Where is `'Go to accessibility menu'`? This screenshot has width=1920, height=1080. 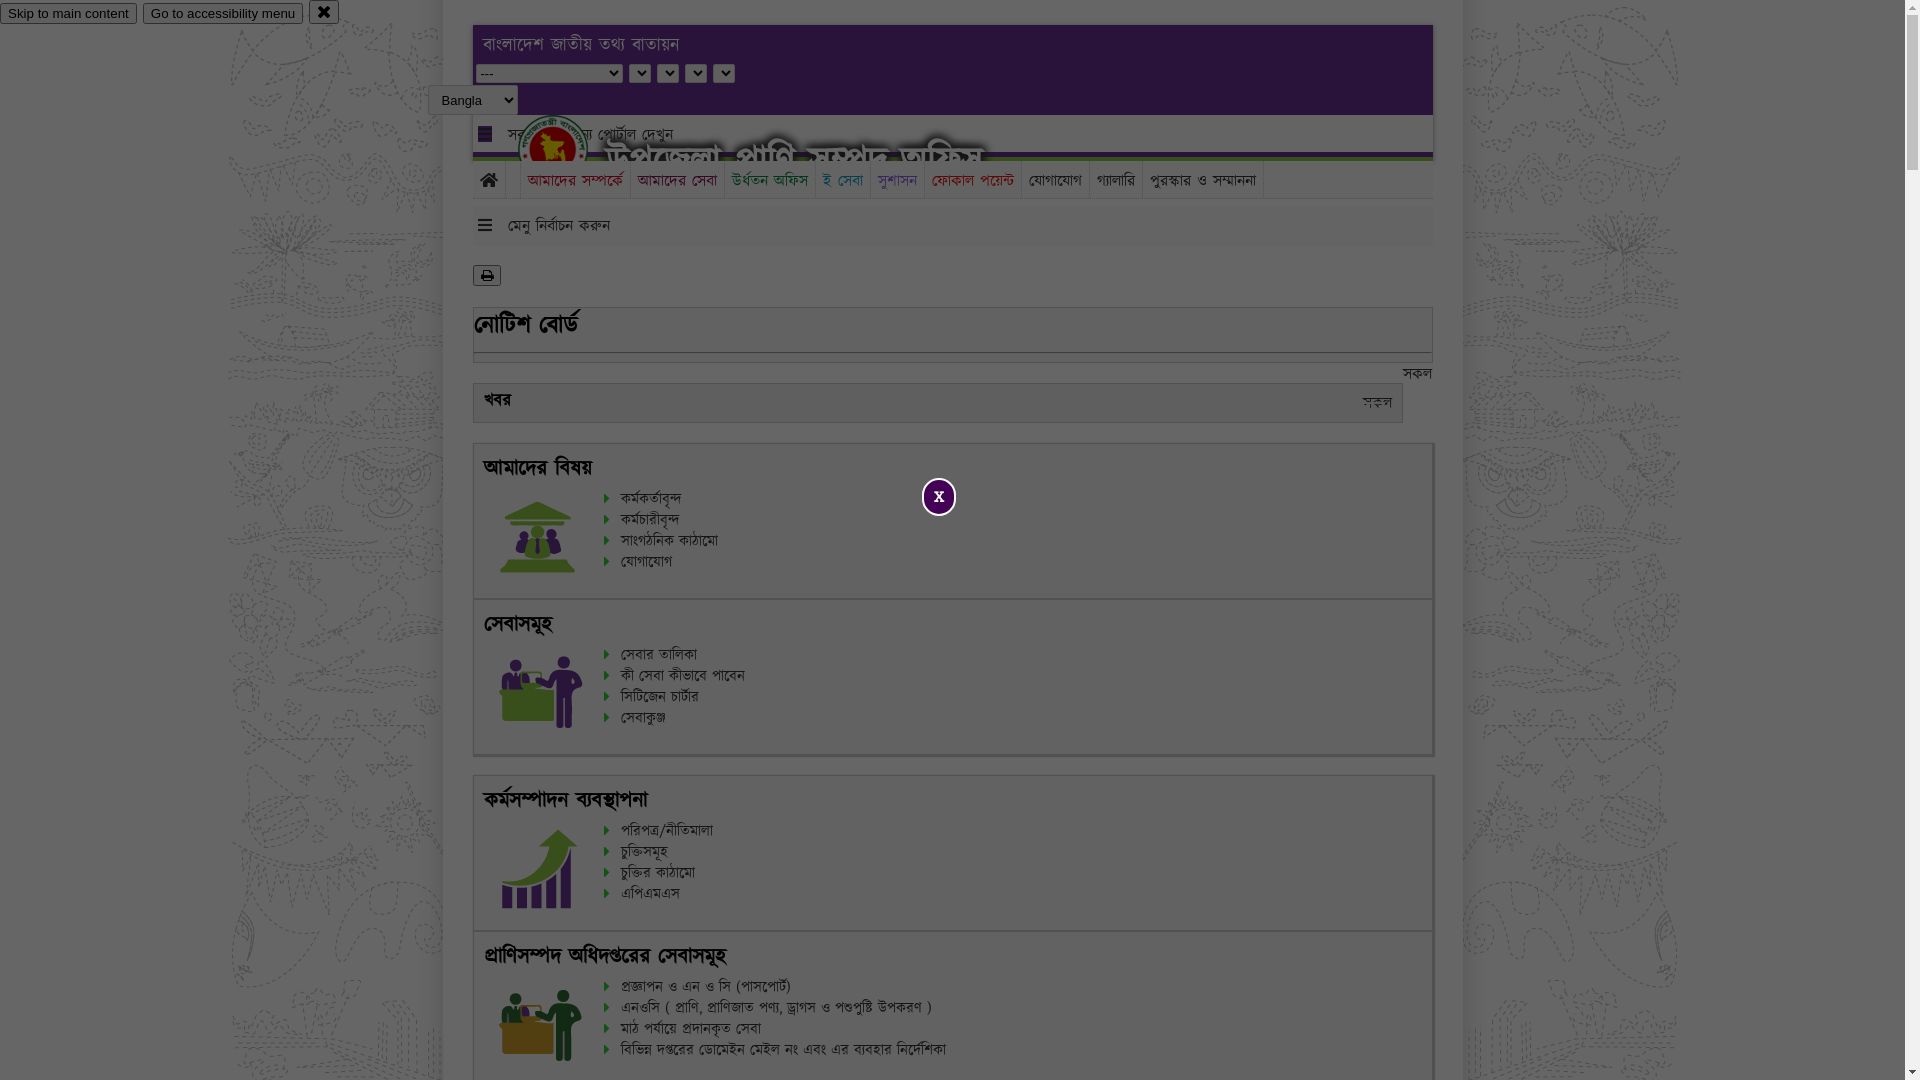
'Go to accessibility menu' is located at coordinates (222, 13).